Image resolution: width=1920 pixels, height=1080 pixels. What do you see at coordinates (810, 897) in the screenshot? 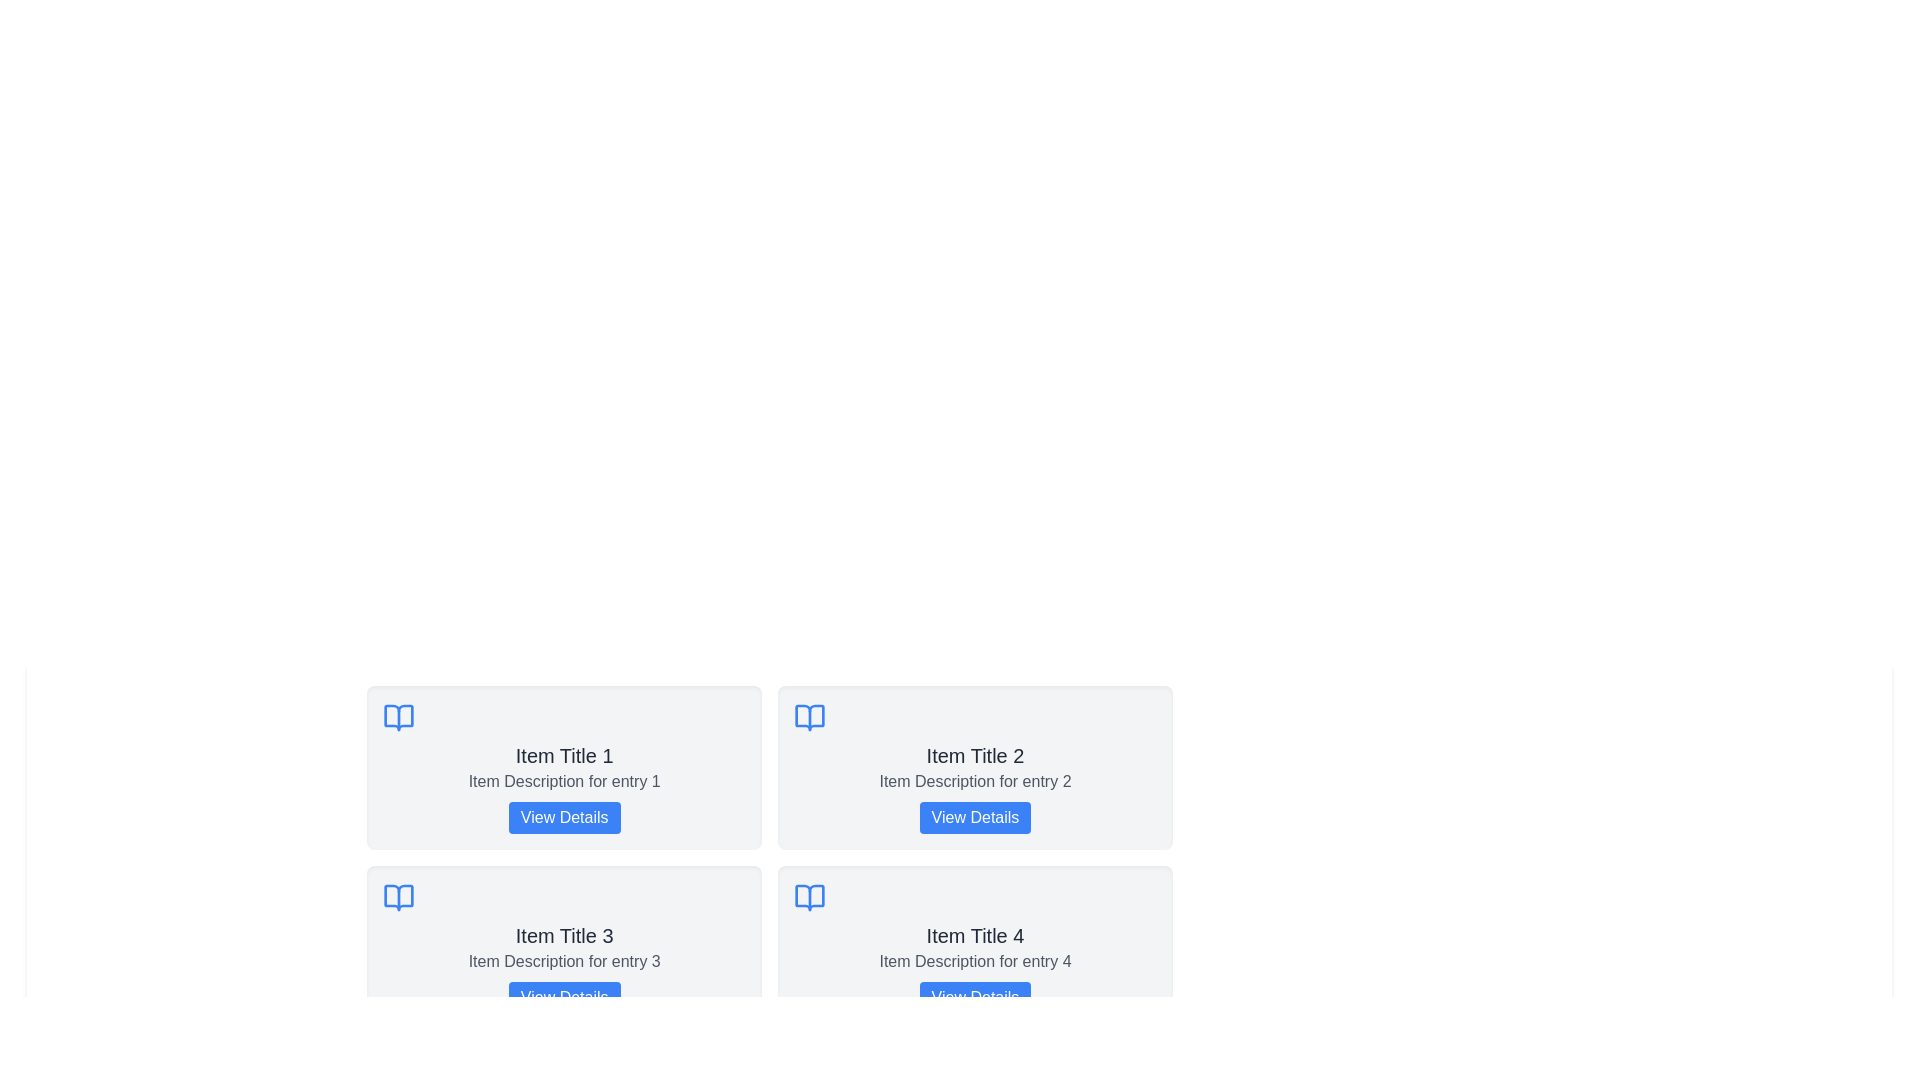
I see `the icon representing 'Item Title 4' in the grid layout, which serves to symbolize the category related to books or reading materials` at bounding box center [810, 897].